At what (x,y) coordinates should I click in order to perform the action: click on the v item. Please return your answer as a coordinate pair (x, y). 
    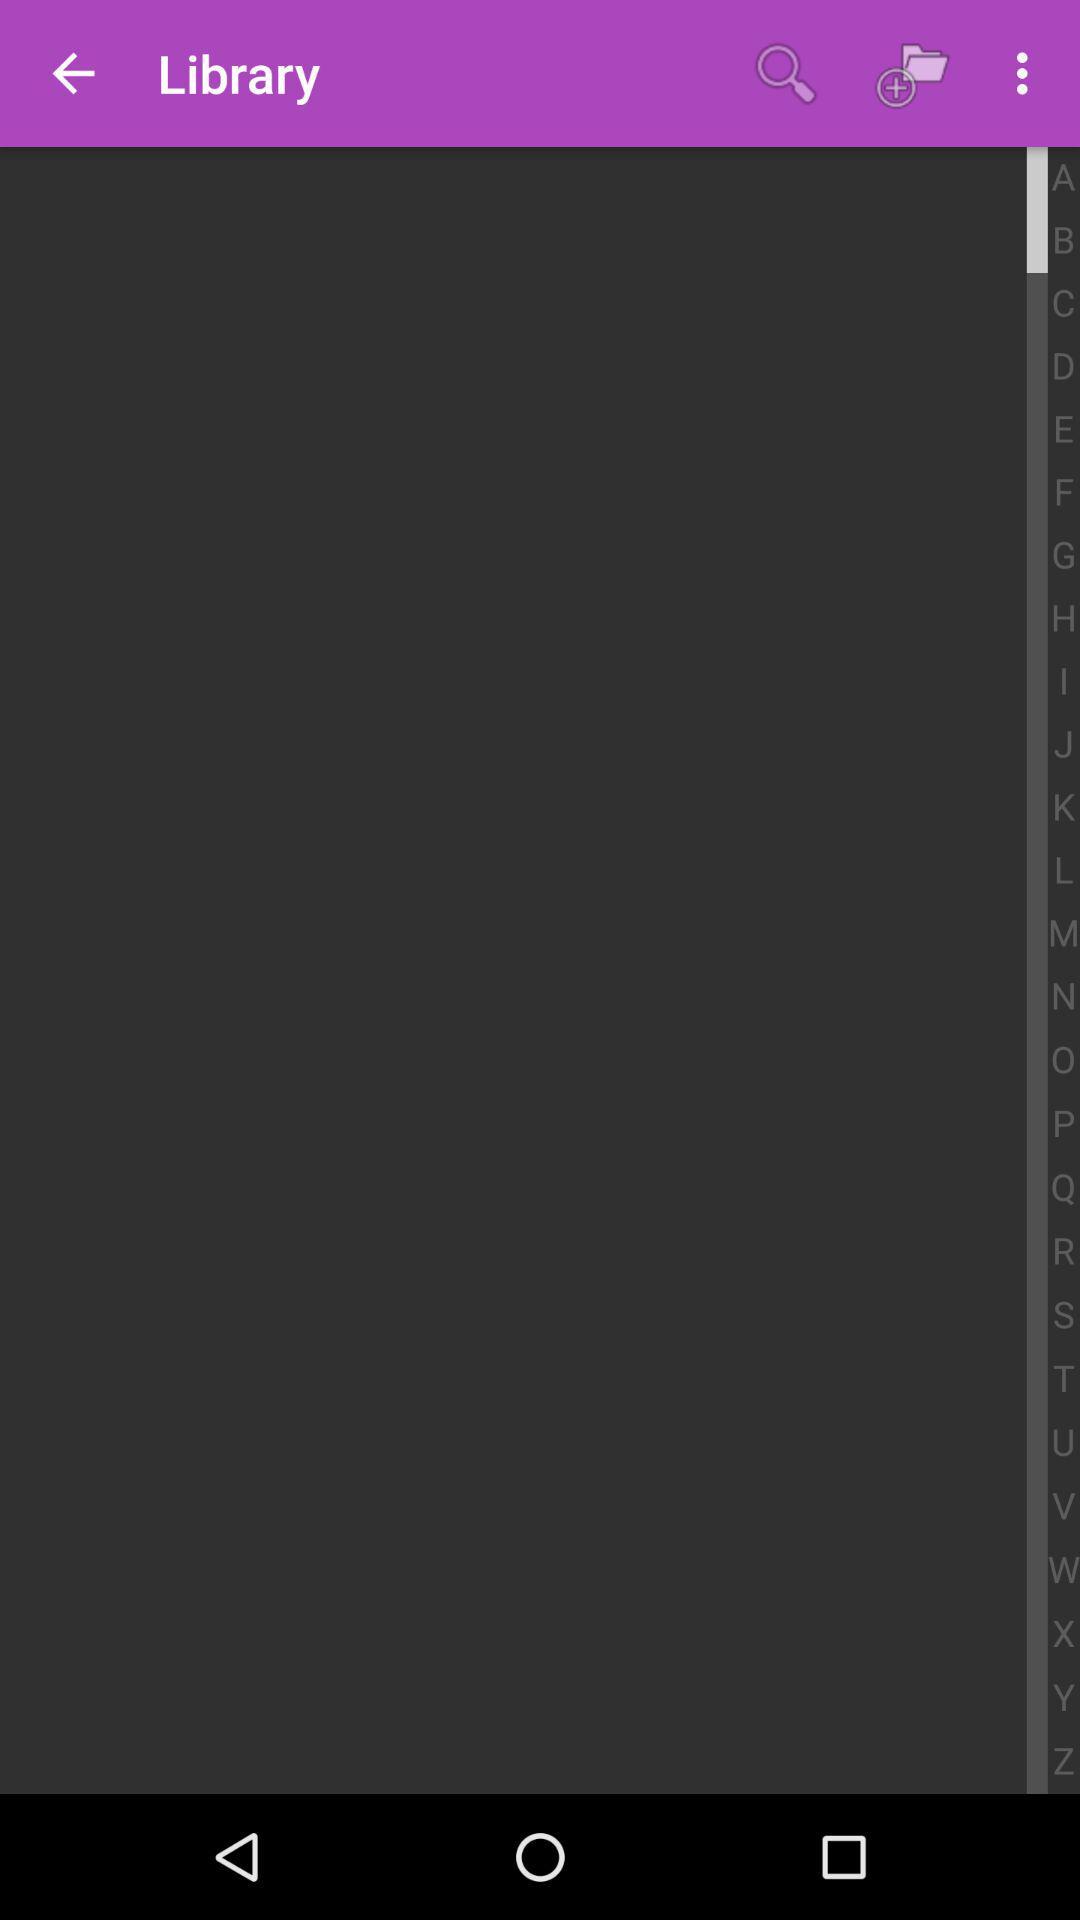
    Looking at the image, I should click on (1062, 1507).